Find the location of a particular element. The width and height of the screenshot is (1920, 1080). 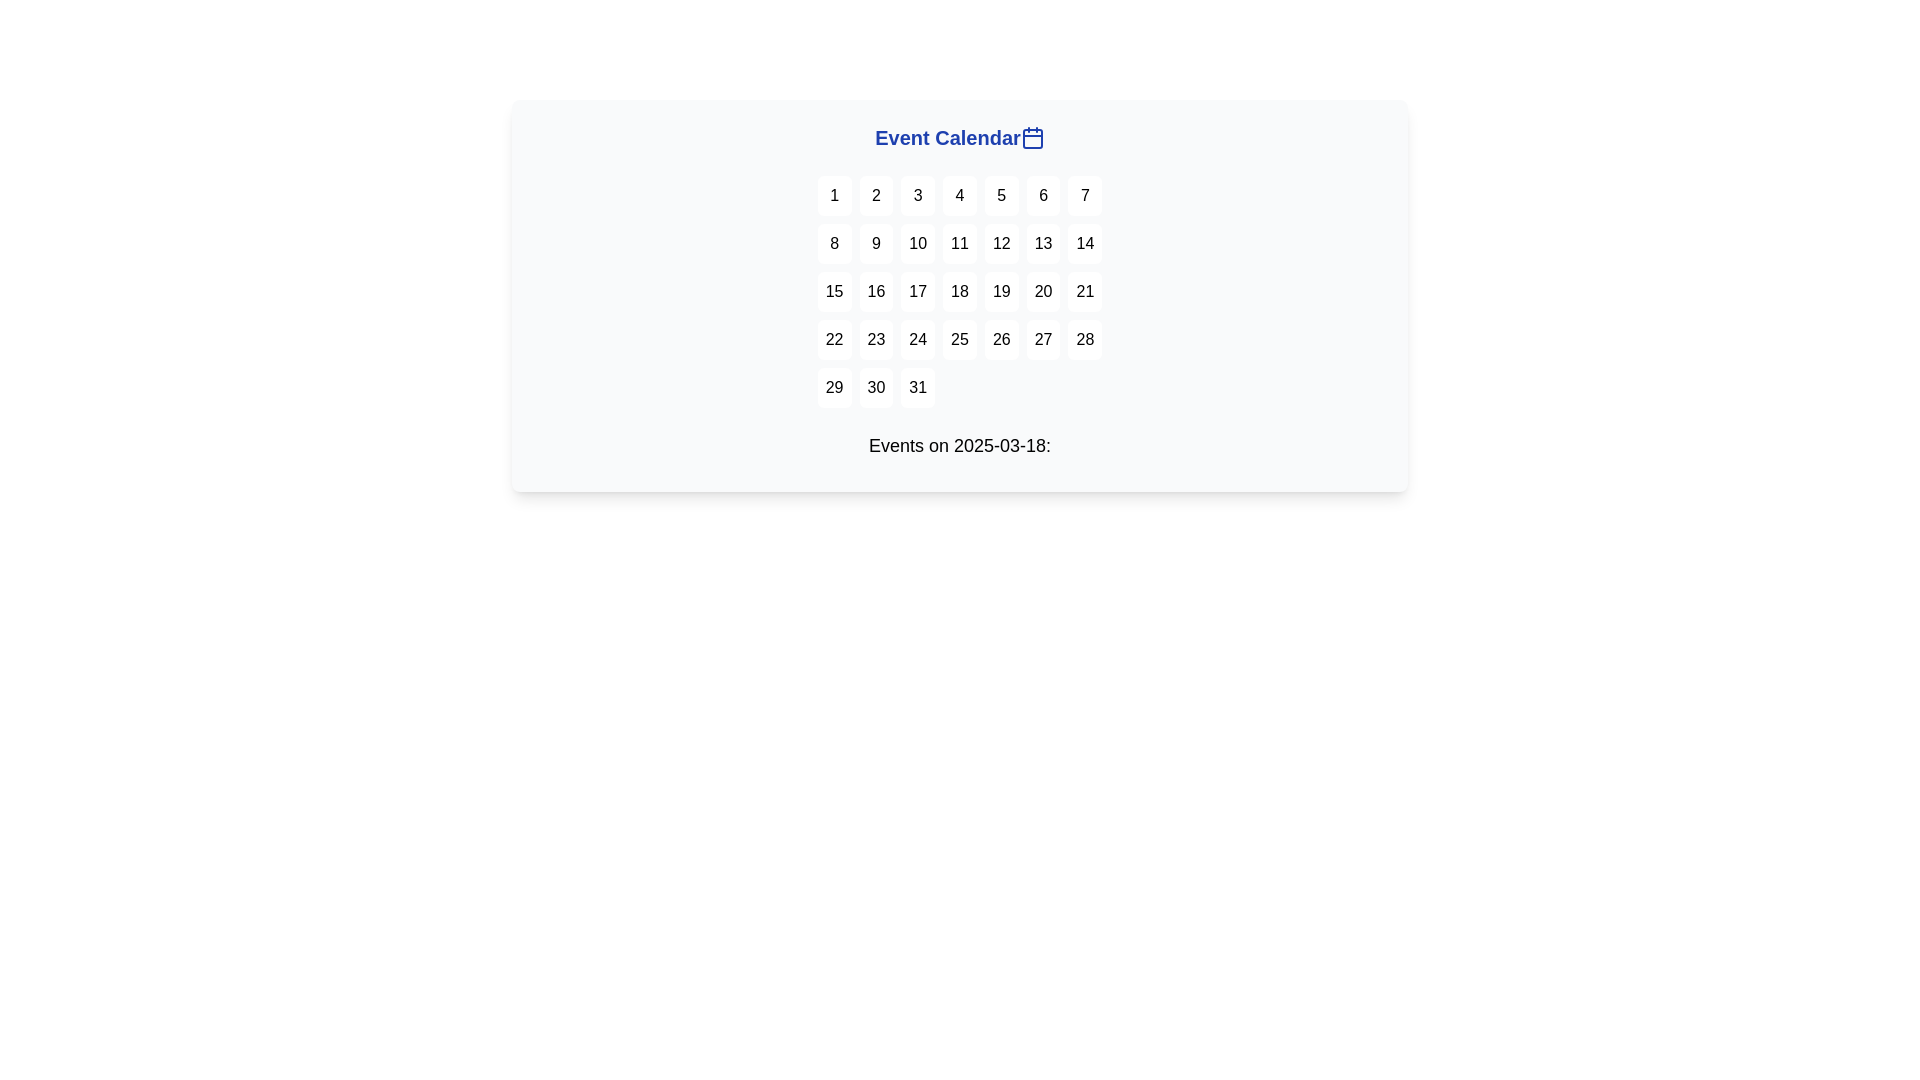

the calendar day button representing the date '31' is located at coordinates (917, 388).